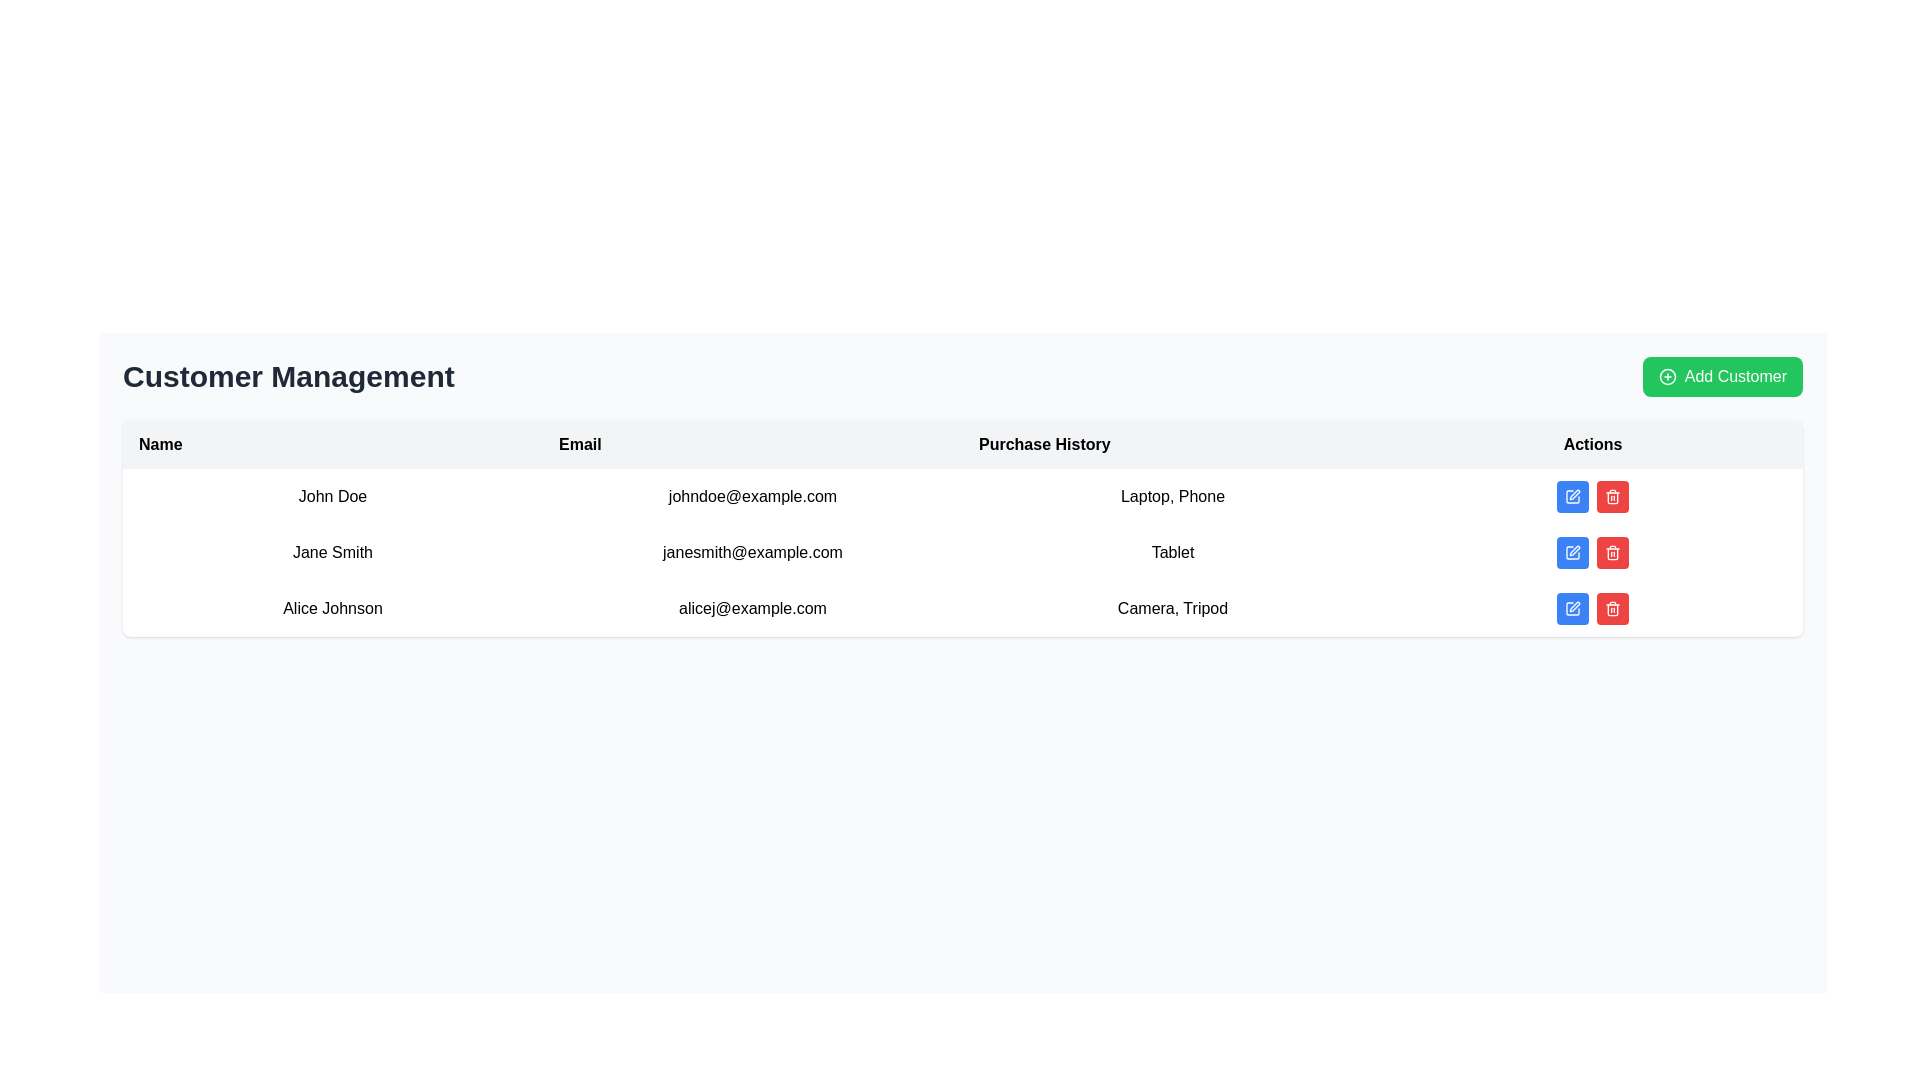 Image resolution: width=1920 pixels, height=1080 pixels. What do you see at coordinates (752, 608) in the screenshot?
I see `the email display element for 'Alice Johnson' in the table, which is located in the second cell of the 'Email' column` at bounding box center [752, 608].